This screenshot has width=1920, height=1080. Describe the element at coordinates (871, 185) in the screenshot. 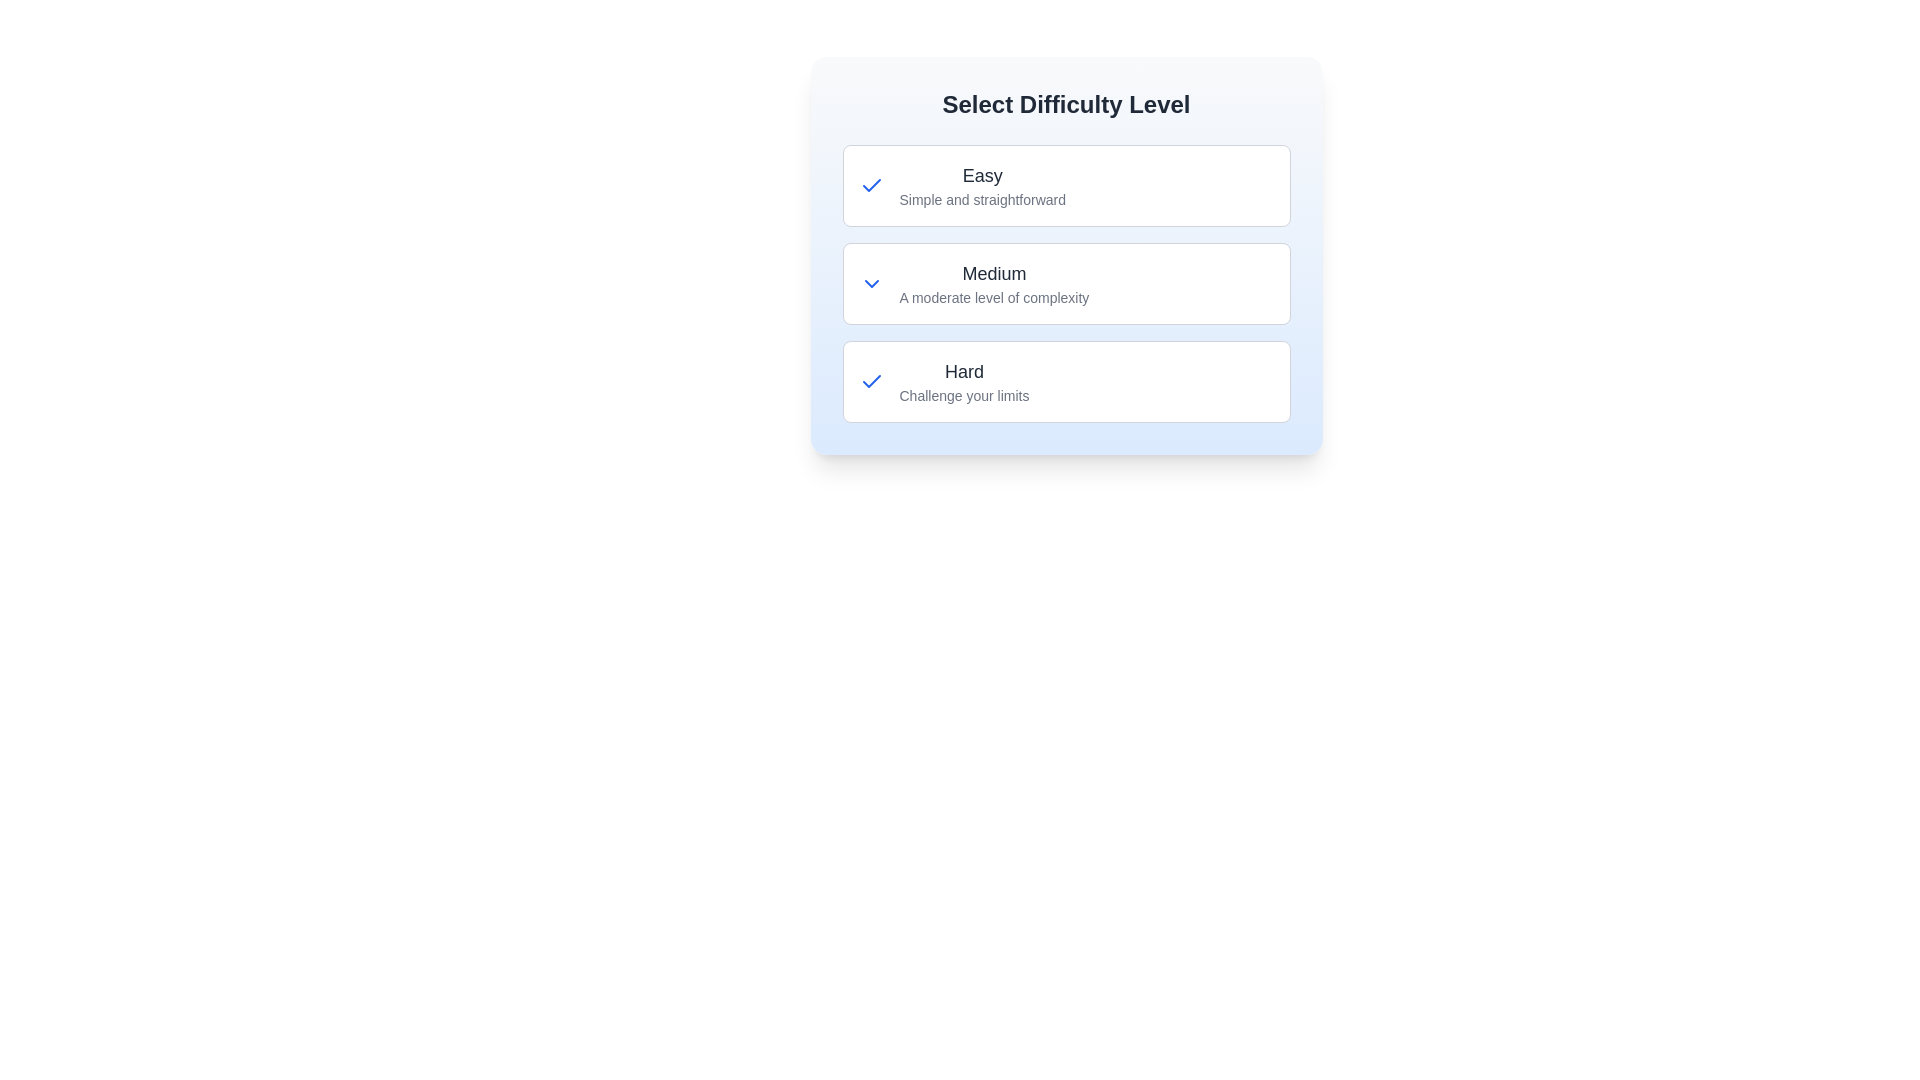

I see `the selection indicator icon for the 'Easy' option in the difficulty selection card, which signifies that this option is currently selected` at that location.